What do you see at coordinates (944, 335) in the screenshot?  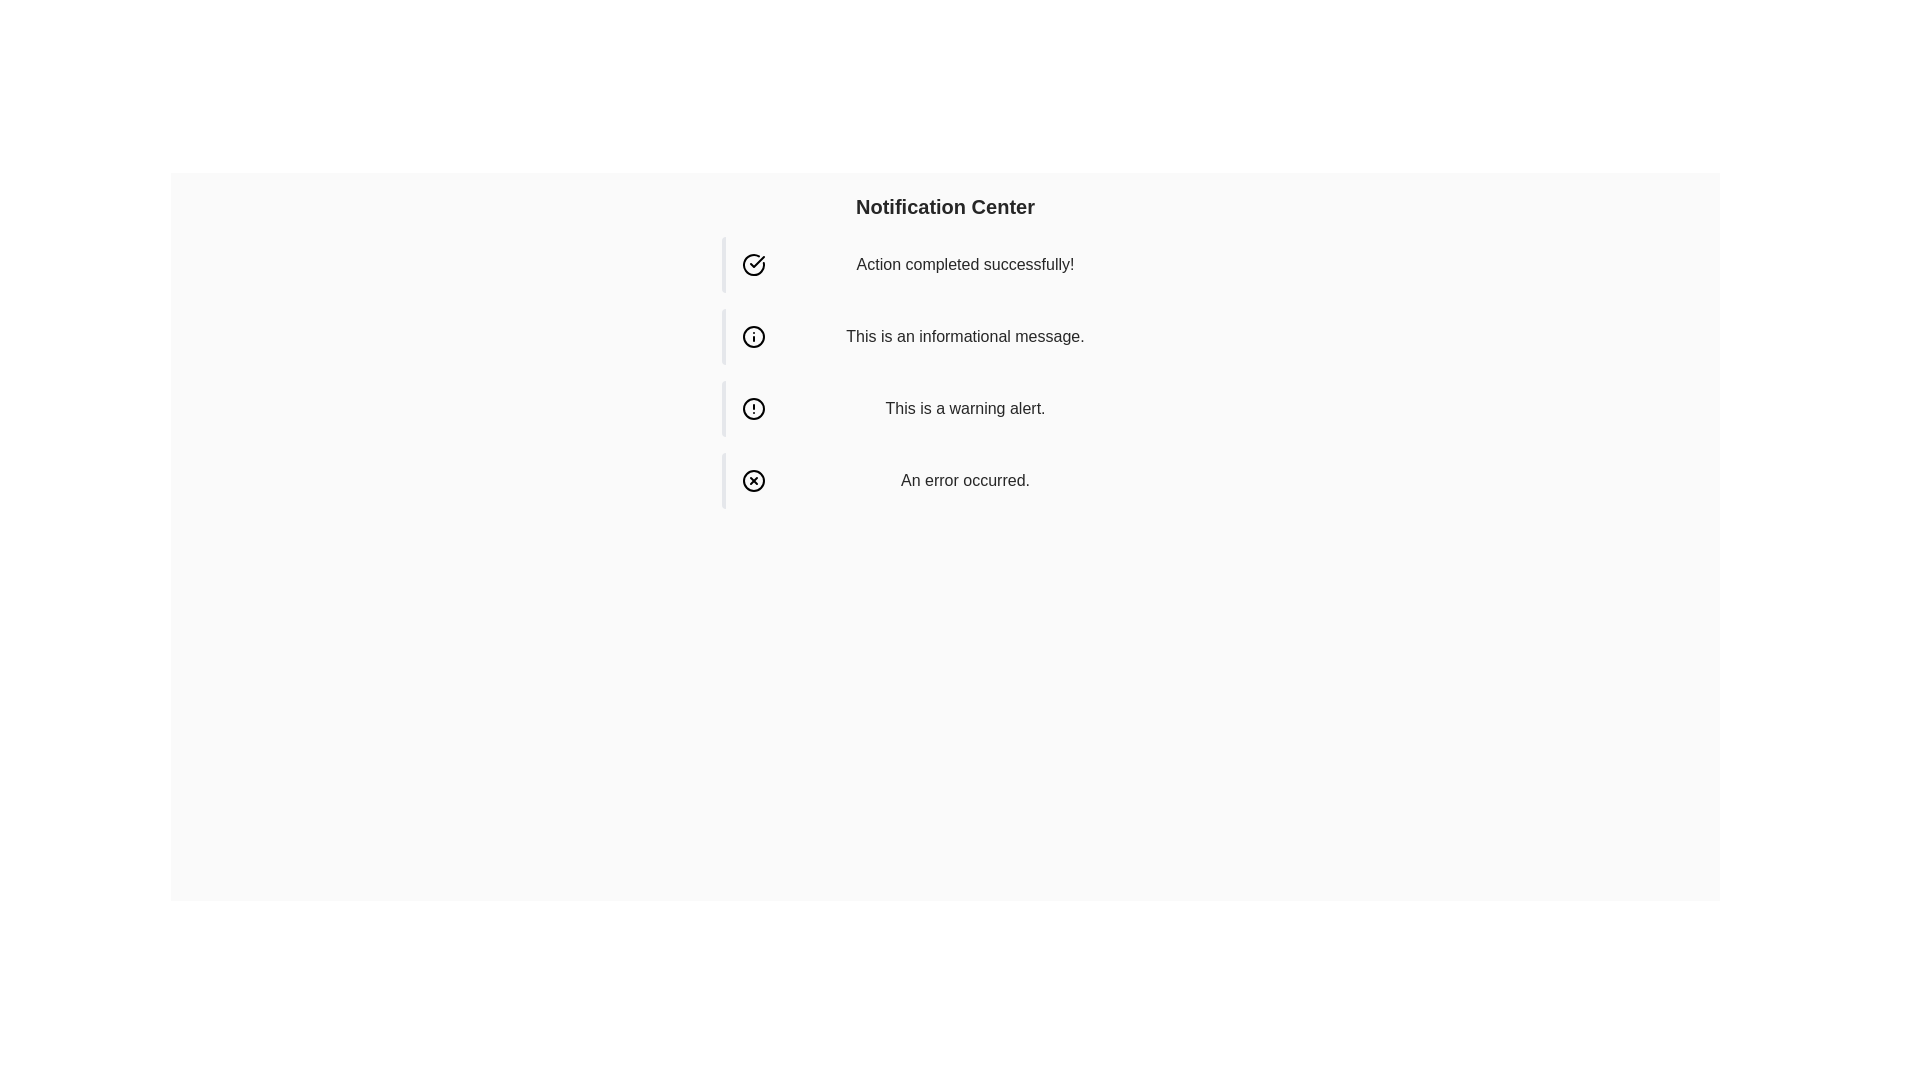 I see `the second notification box in the vertical list of notifications, which conveys an informational message` at bounding box center [944, 335].